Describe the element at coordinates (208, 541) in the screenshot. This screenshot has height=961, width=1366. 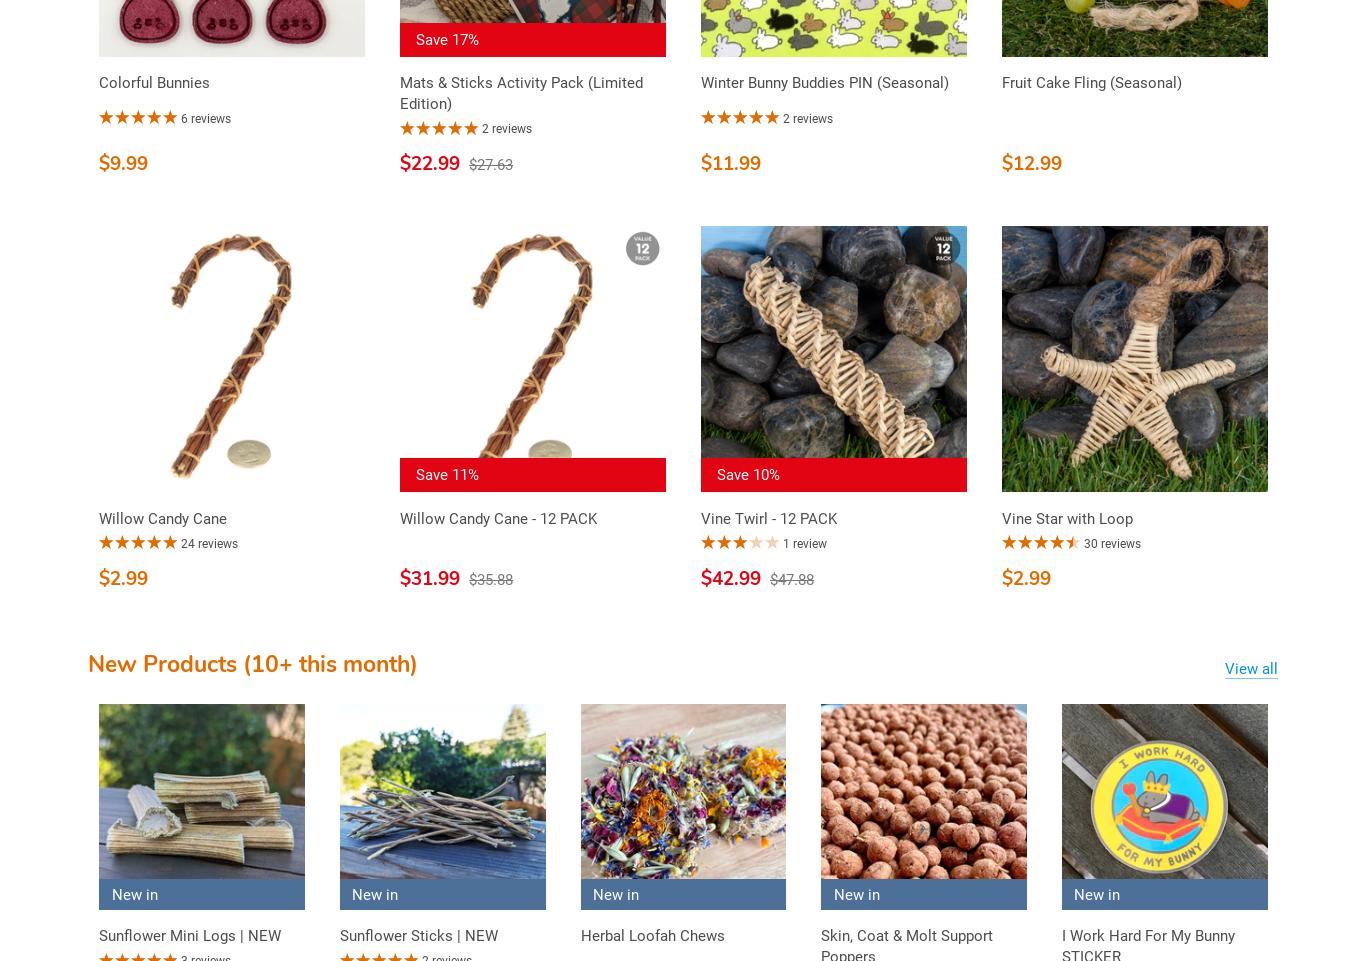
I see `'24 reviews'` at that location.